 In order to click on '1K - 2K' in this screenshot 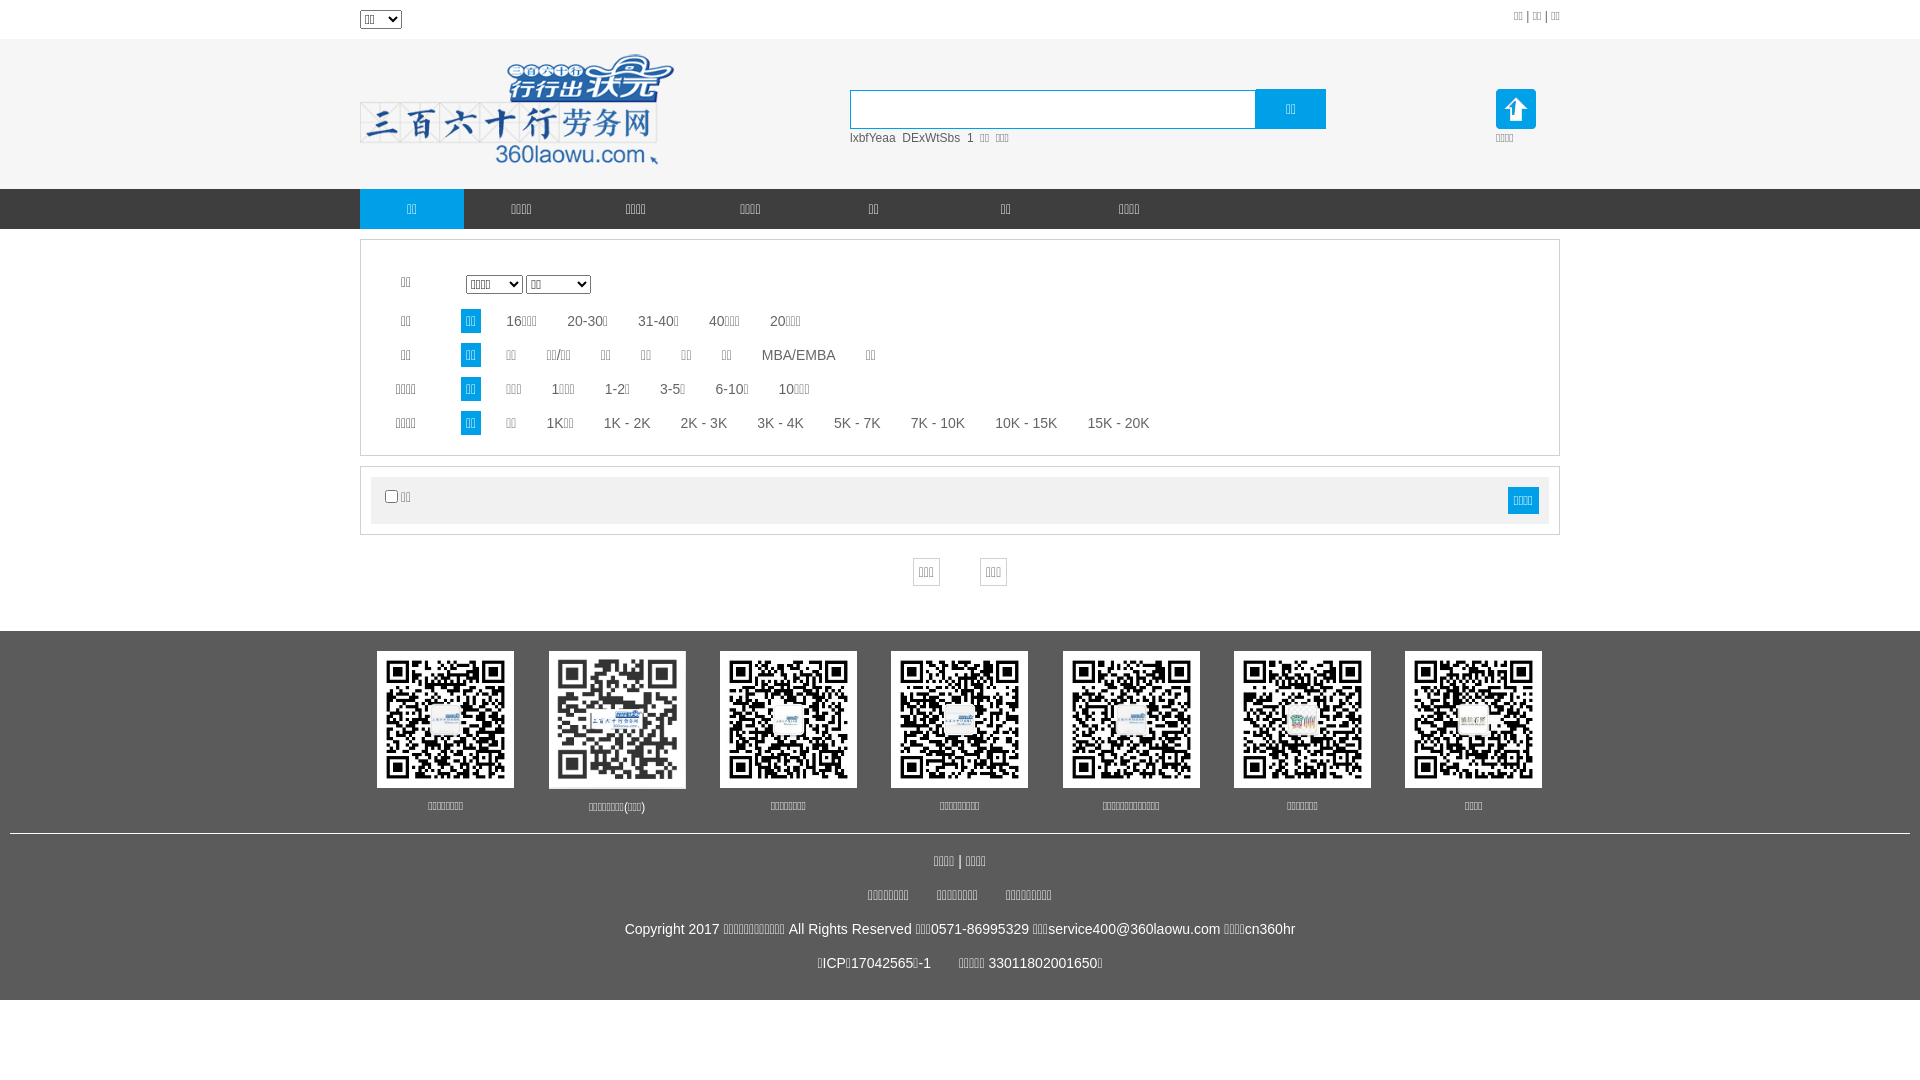, I will do `click(626, 422)`.